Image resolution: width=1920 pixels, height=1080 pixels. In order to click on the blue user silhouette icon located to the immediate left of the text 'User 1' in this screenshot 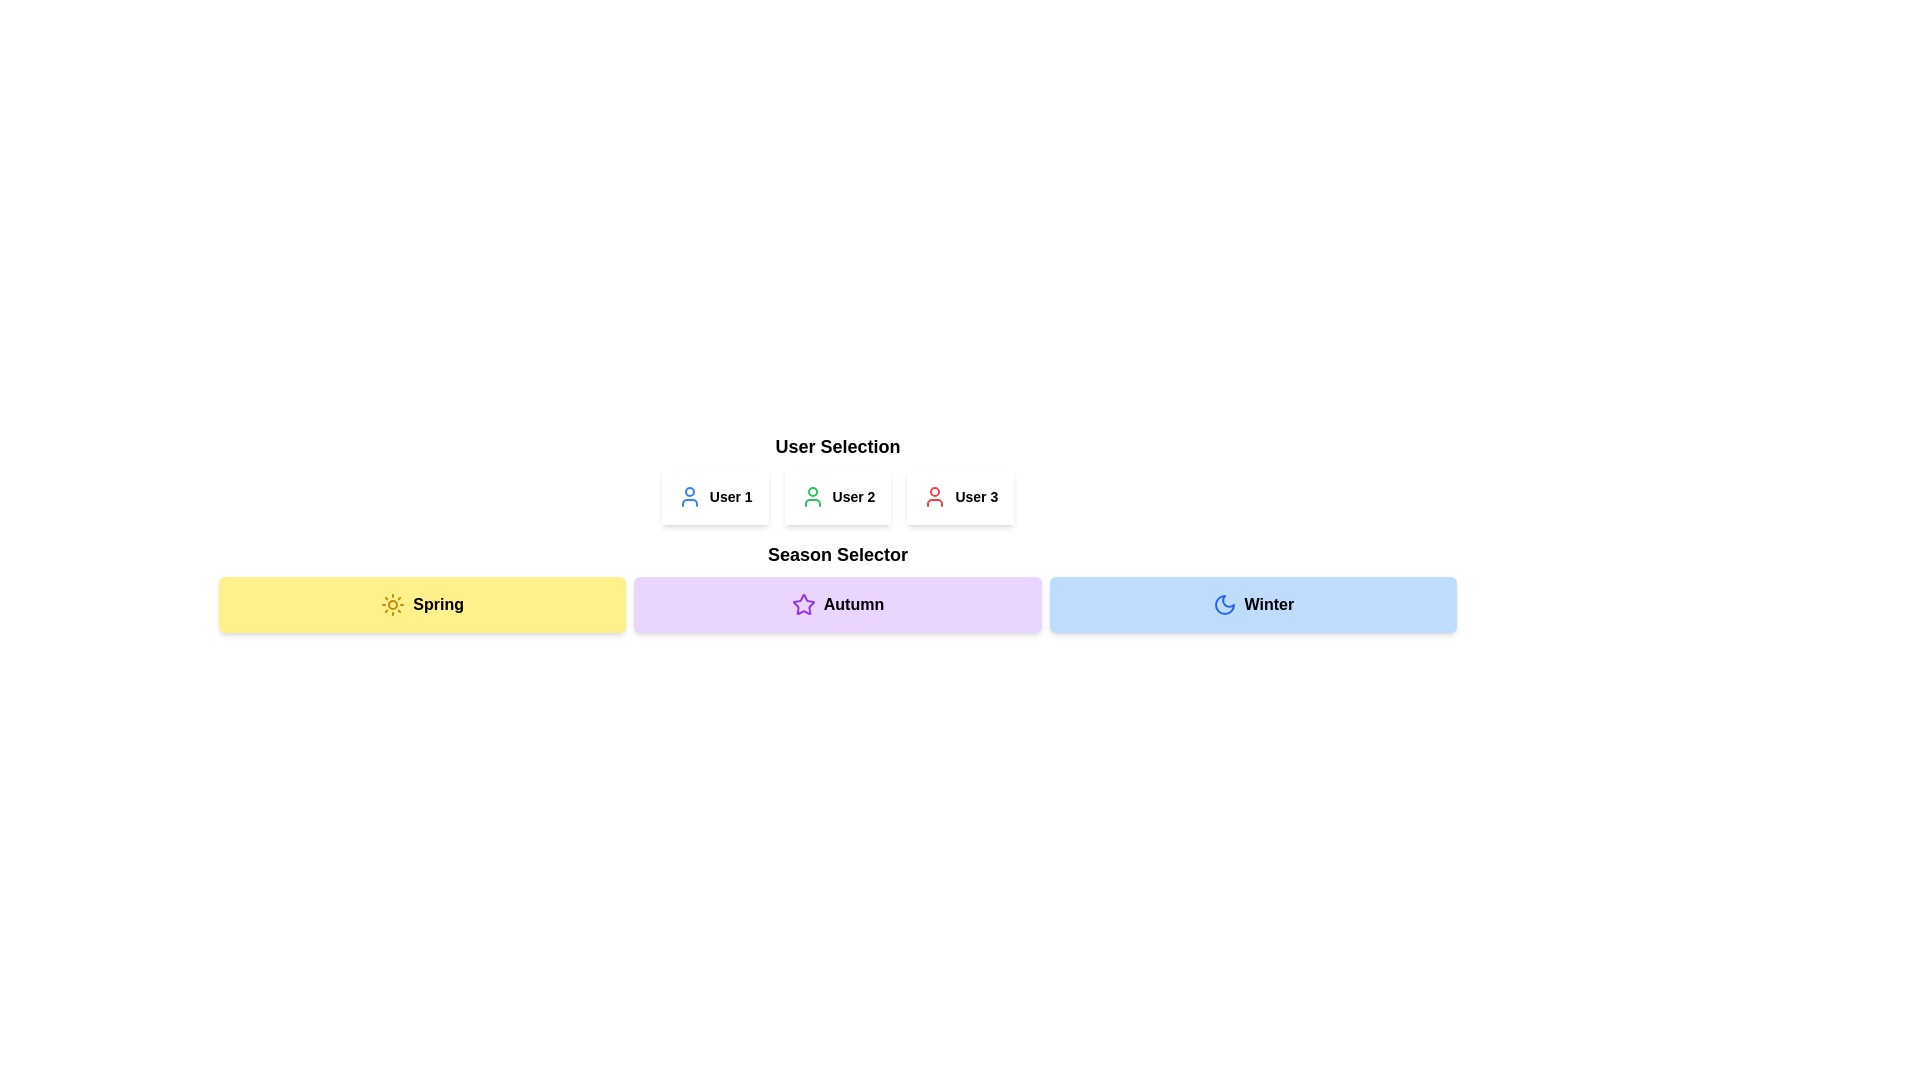, I will do `click(689, 496)`.